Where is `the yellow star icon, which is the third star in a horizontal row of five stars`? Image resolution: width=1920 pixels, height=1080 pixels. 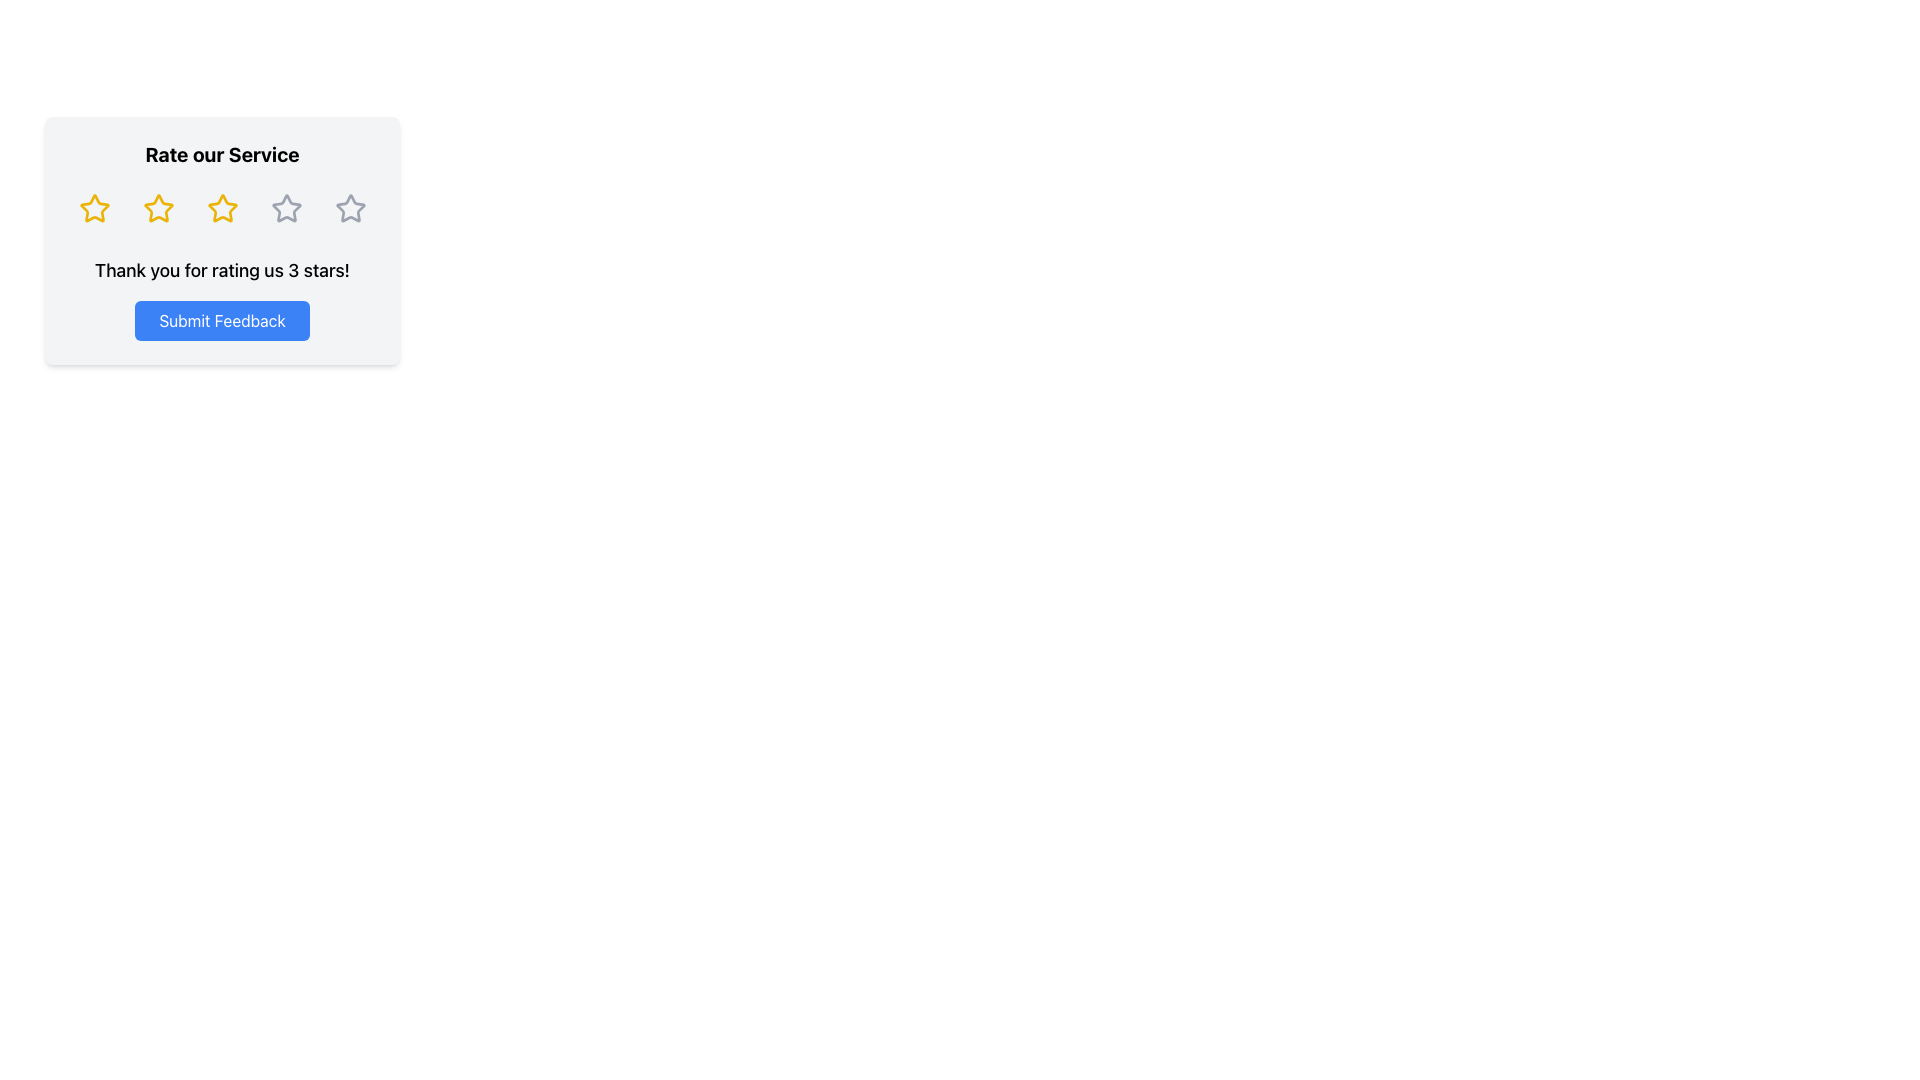
the yellow star icon, which is the third star in a horizontal row of five stars is located at coordinates (222, 208).